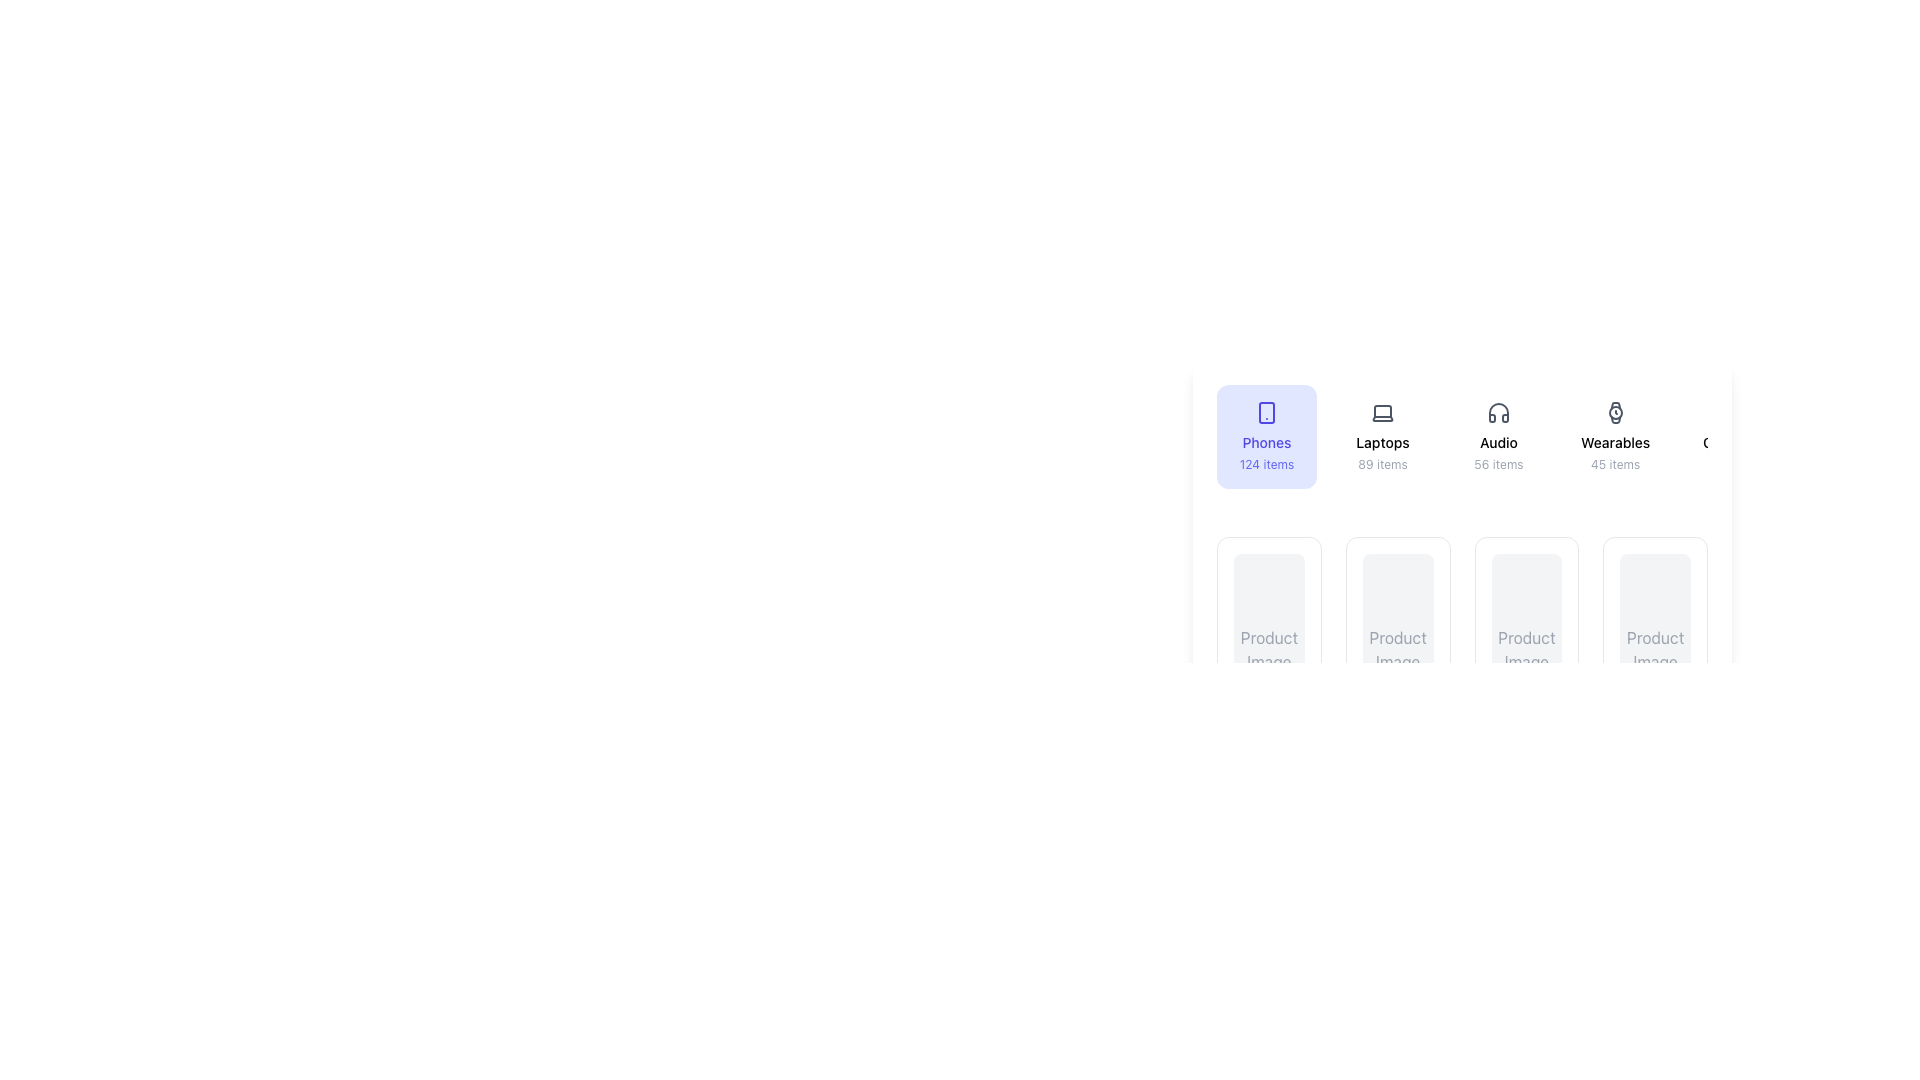 This screenshot has width=1920, height=1080. I want to click on the text label displaying the count of items in the 'Phones' category, located beneath the 'Phones' label in the product categories menu, so click(1266, 465).